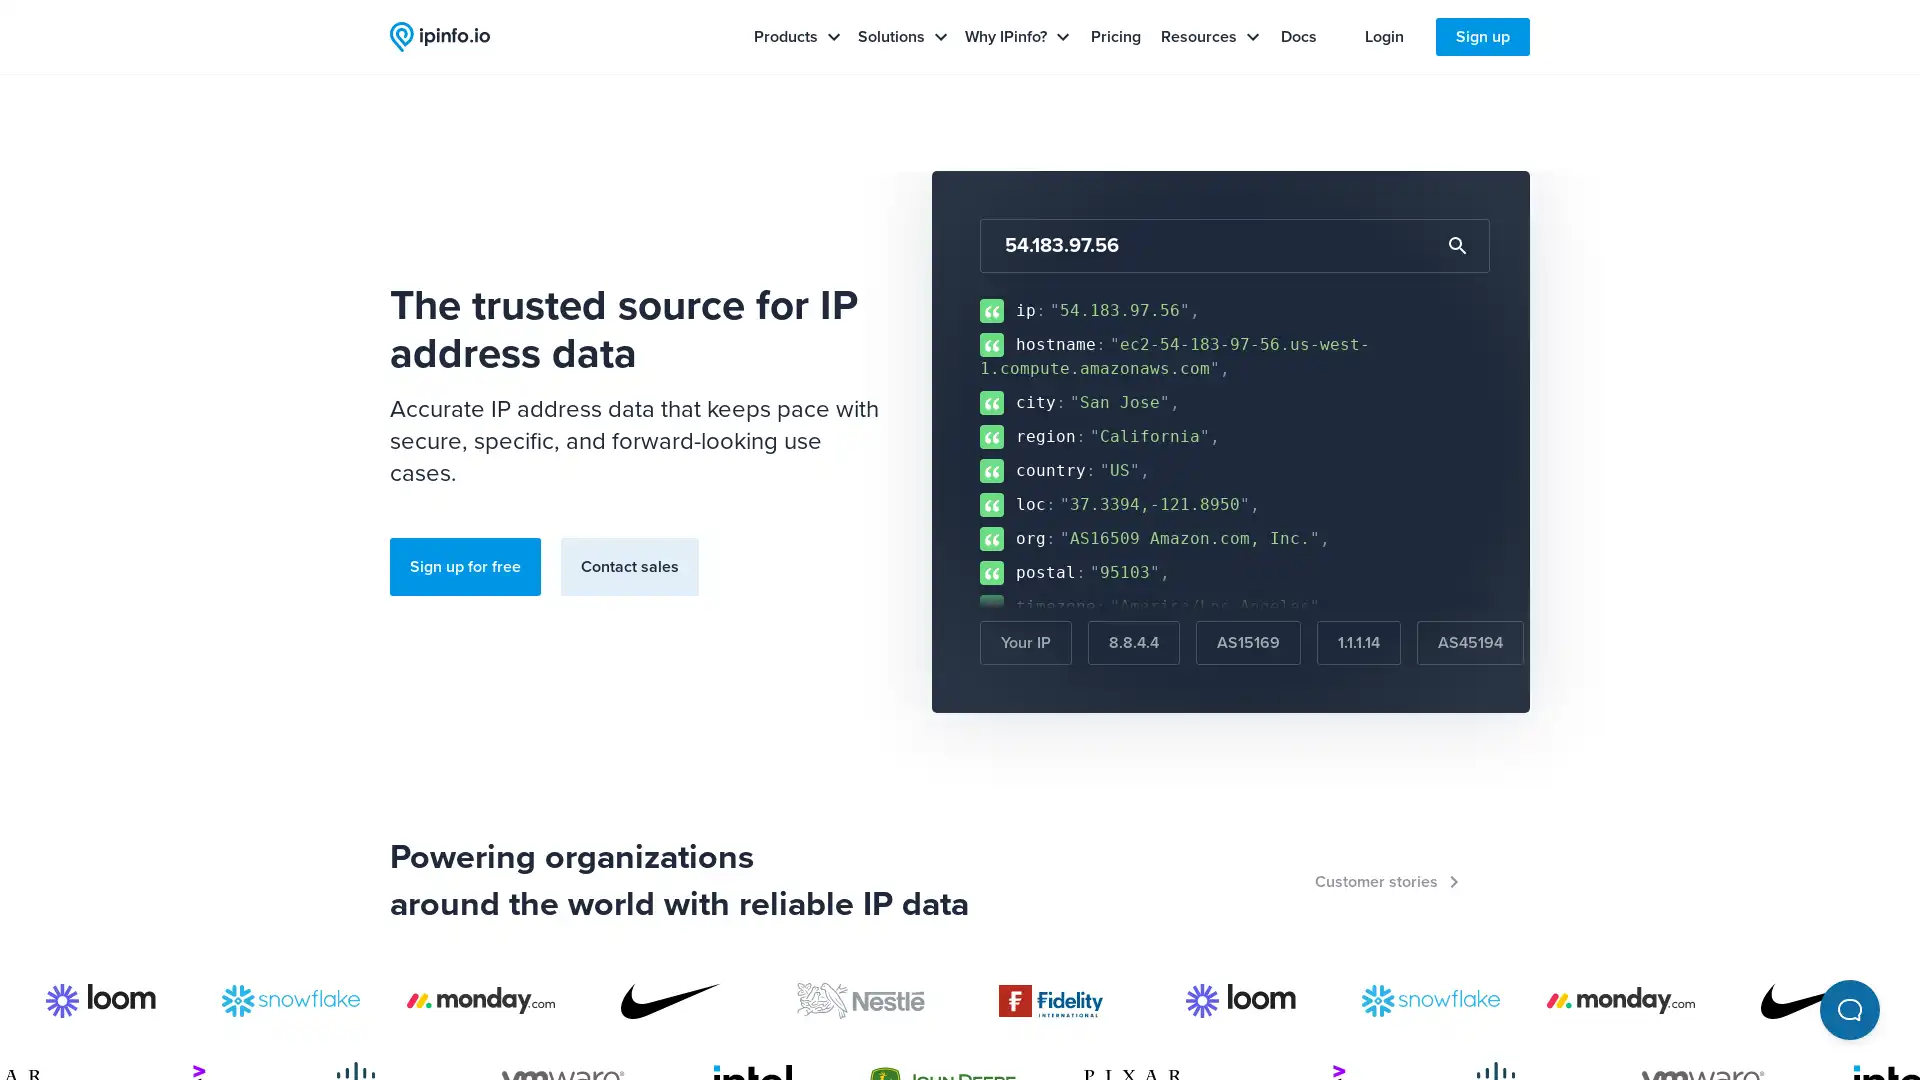 Image resolution: width=1920 pixels, height=1080 pixels. What do you see at coordinates (1209, 37) in the screenshot?
I see `Resources` at bounding box center [1209, 37].